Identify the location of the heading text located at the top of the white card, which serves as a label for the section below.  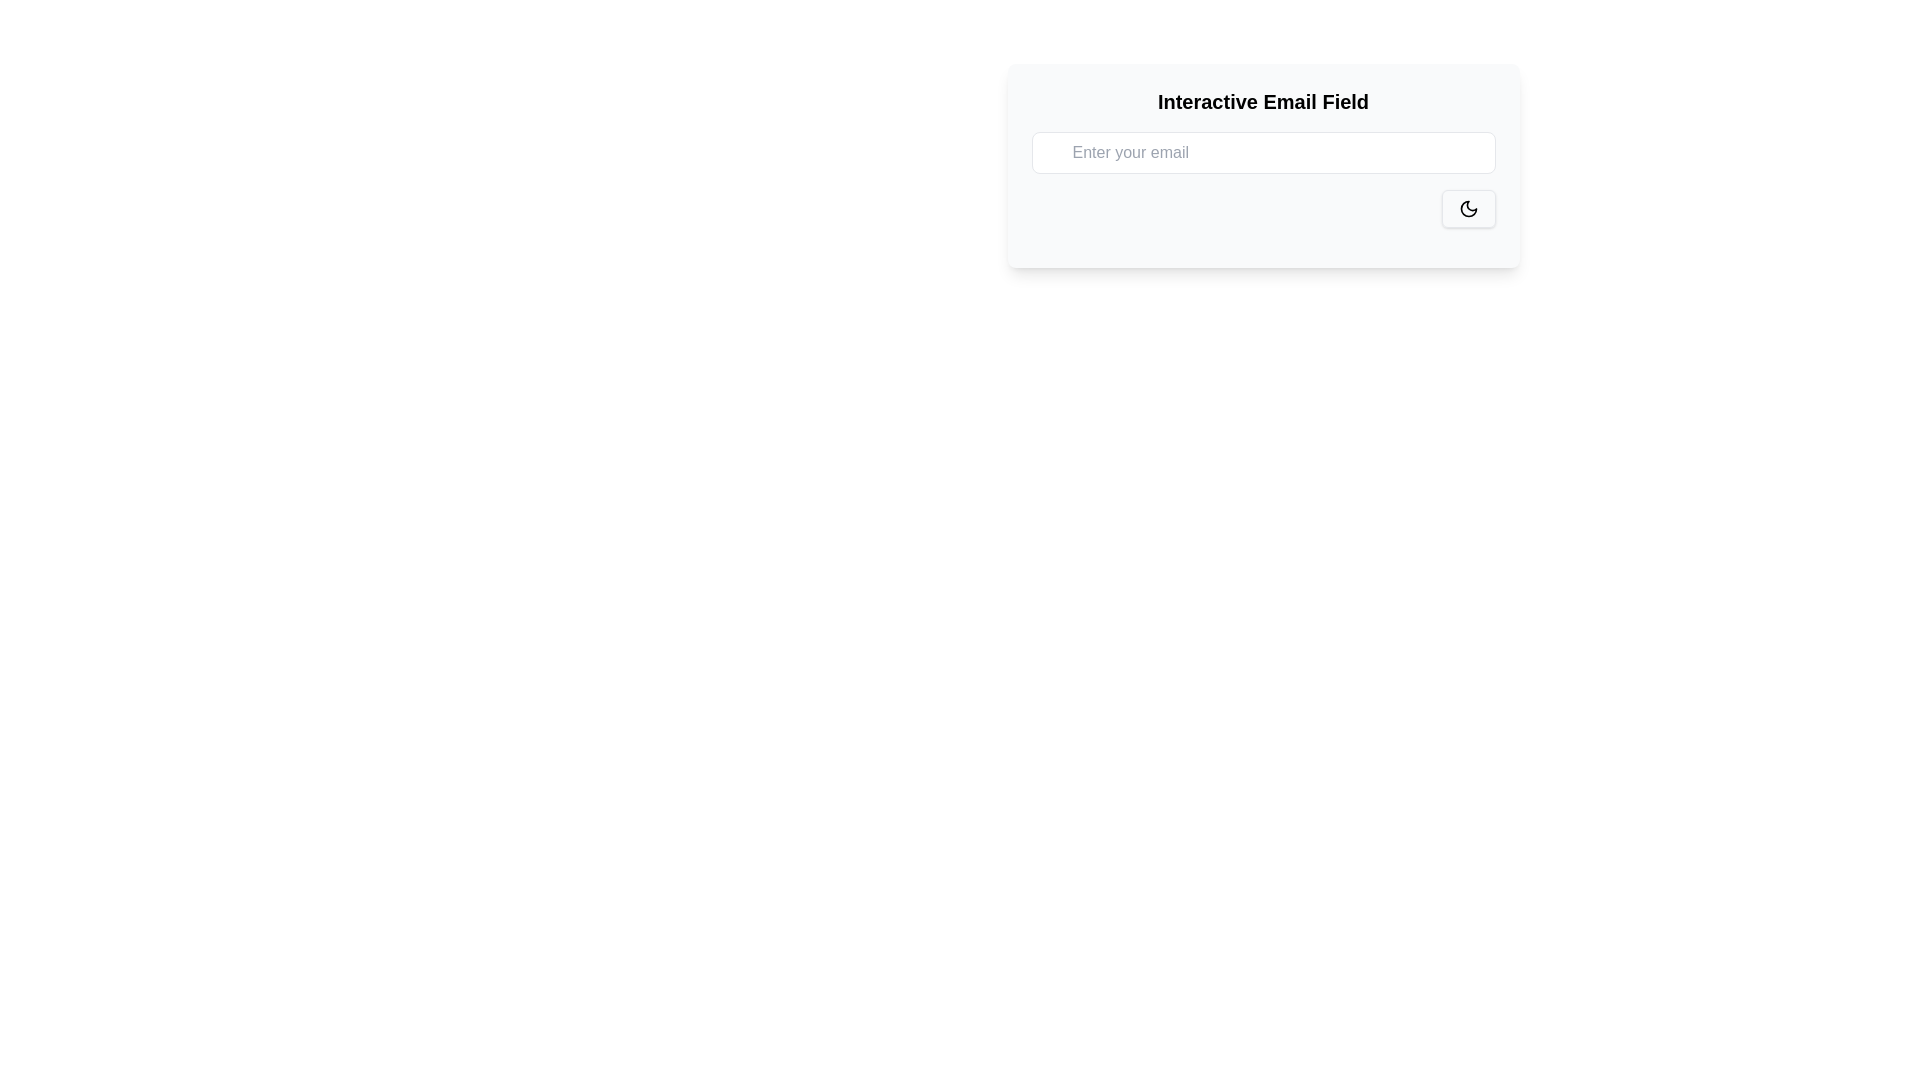
(1262, 101).